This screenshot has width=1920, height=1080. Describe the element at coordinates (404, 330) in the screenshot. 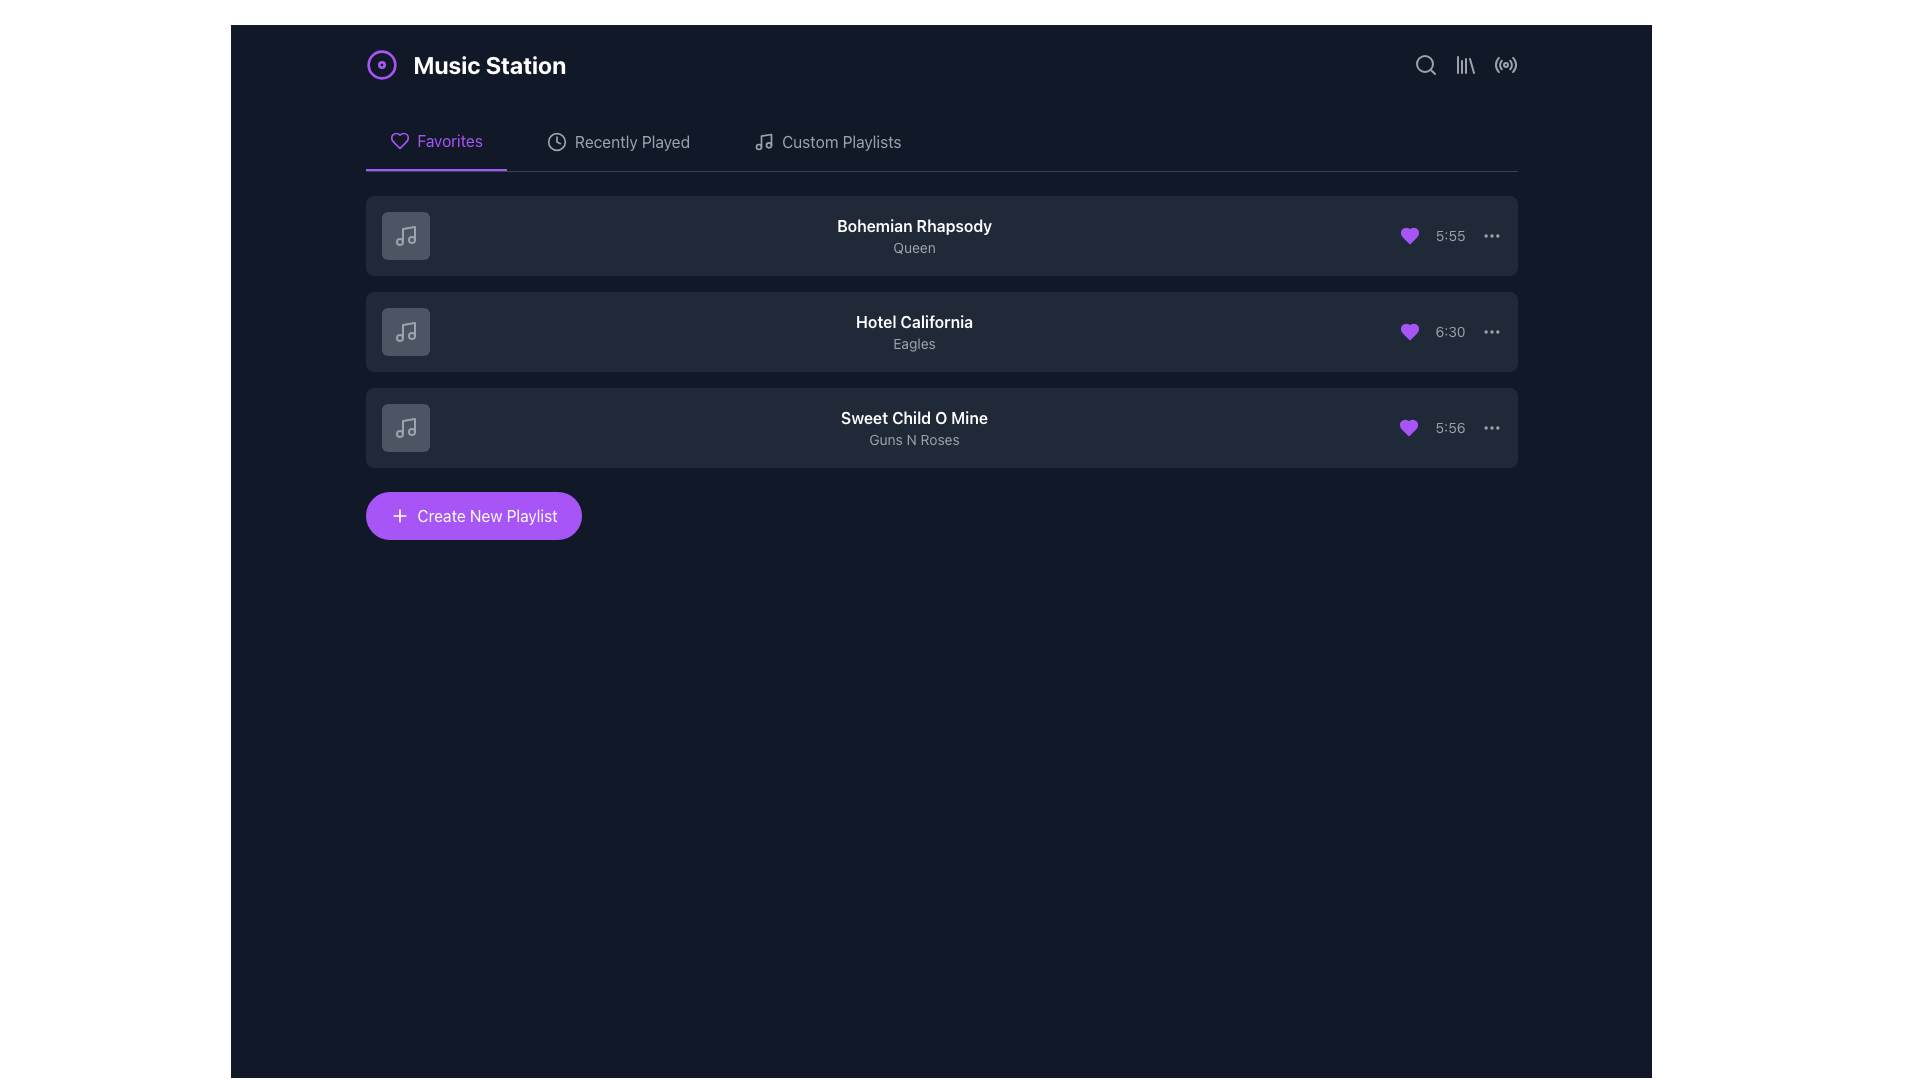

I see `the music playlist icon located in the second playlist entry box, which is centered in a dark gray square button-like element` at that location.